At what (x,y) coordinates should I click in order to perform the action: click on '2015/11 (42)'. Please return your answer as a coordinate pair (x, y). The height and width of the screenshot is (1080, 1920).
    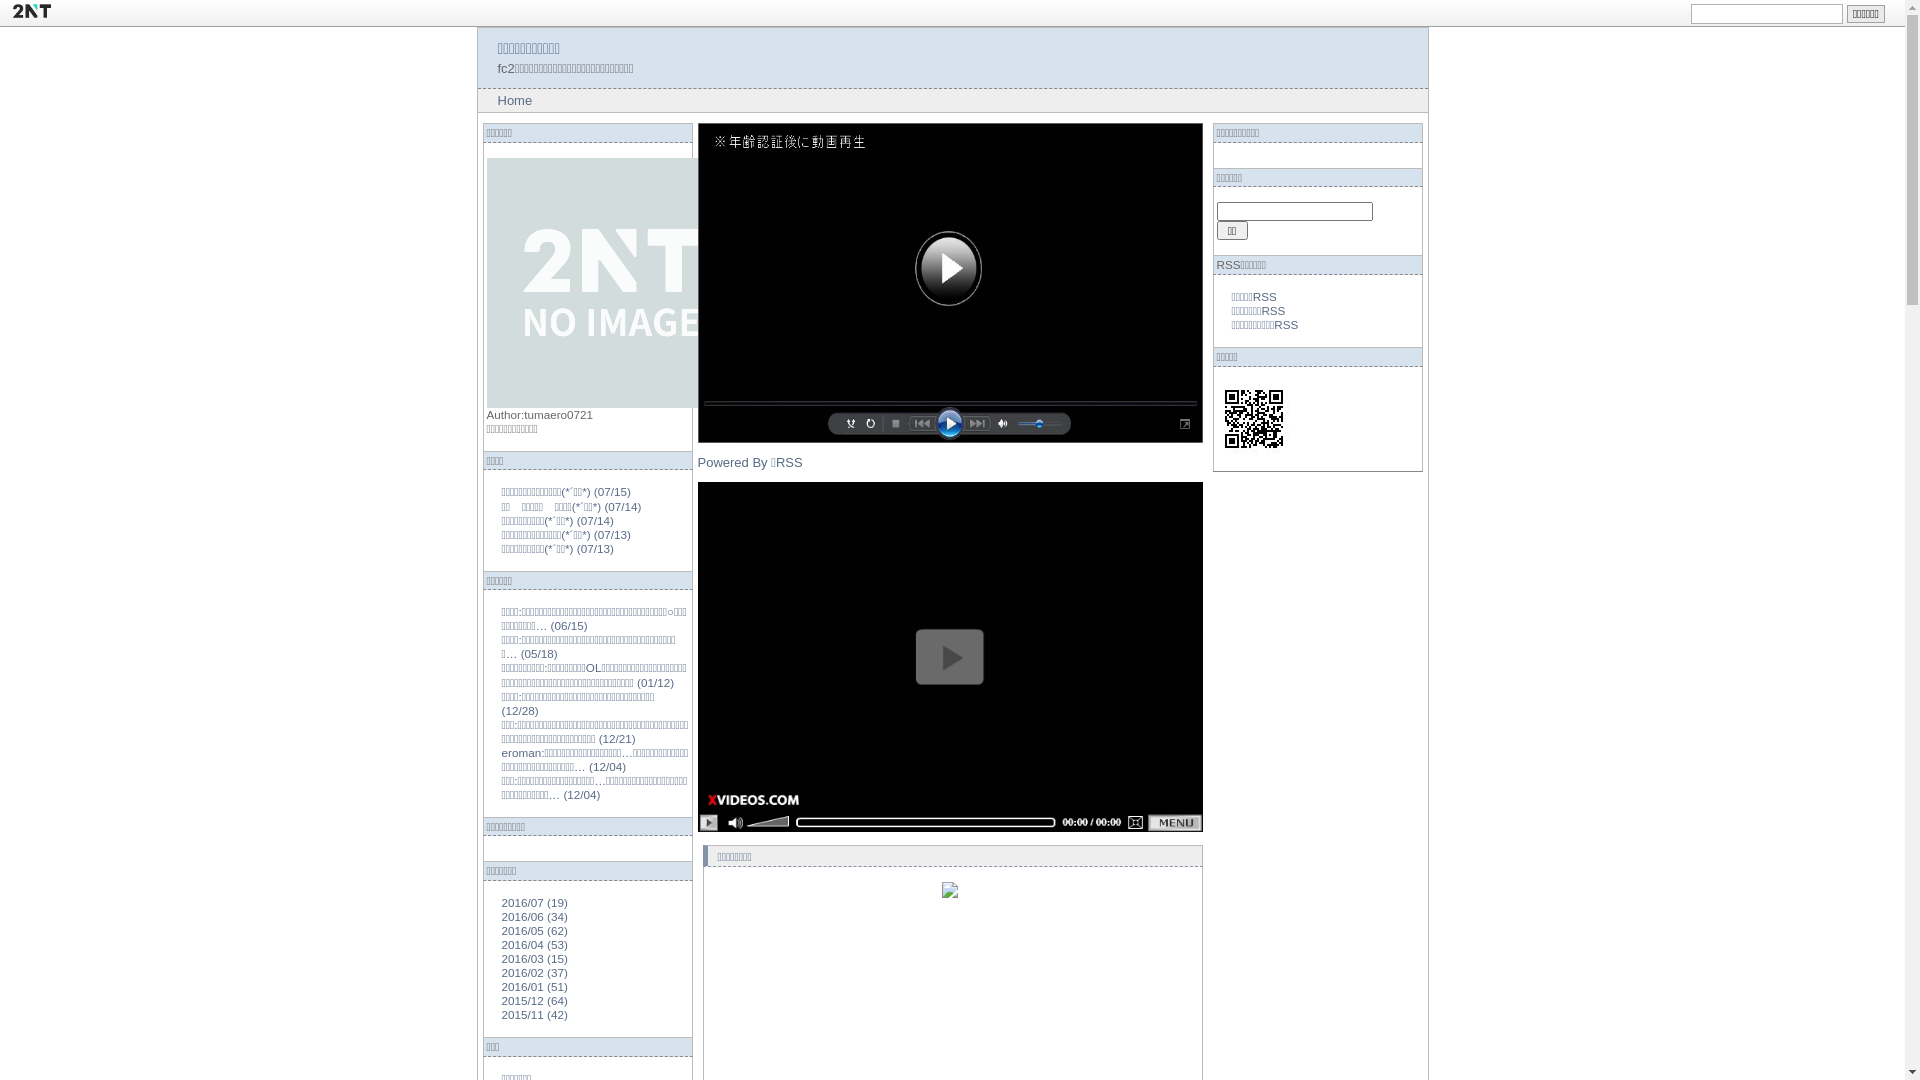
    Looking at the image, I should click on (502, 1014).